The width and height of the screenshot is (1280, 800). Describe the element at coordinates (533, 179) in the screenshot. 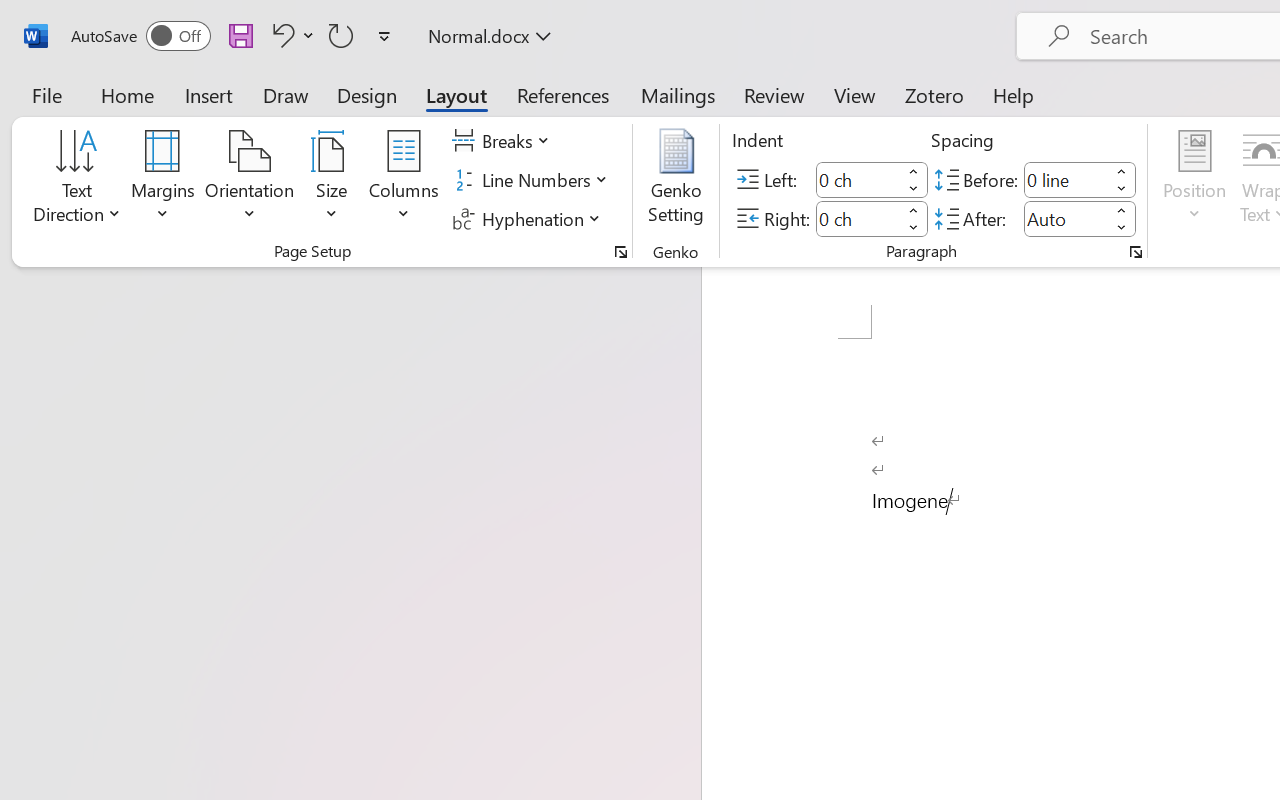

I see `'Line Numbers'` at that location.